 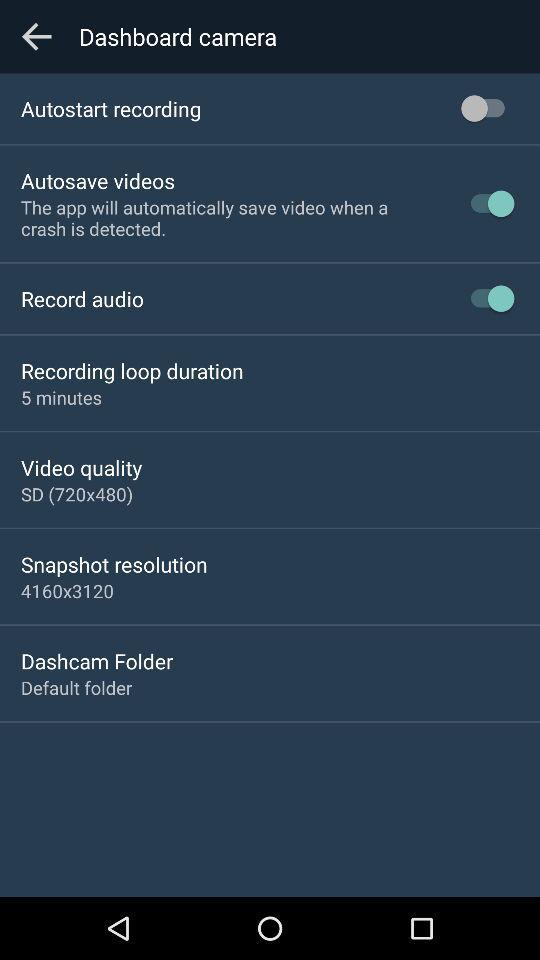 I want to click on the item above autostart recording icon, so click(x=36, y=35).